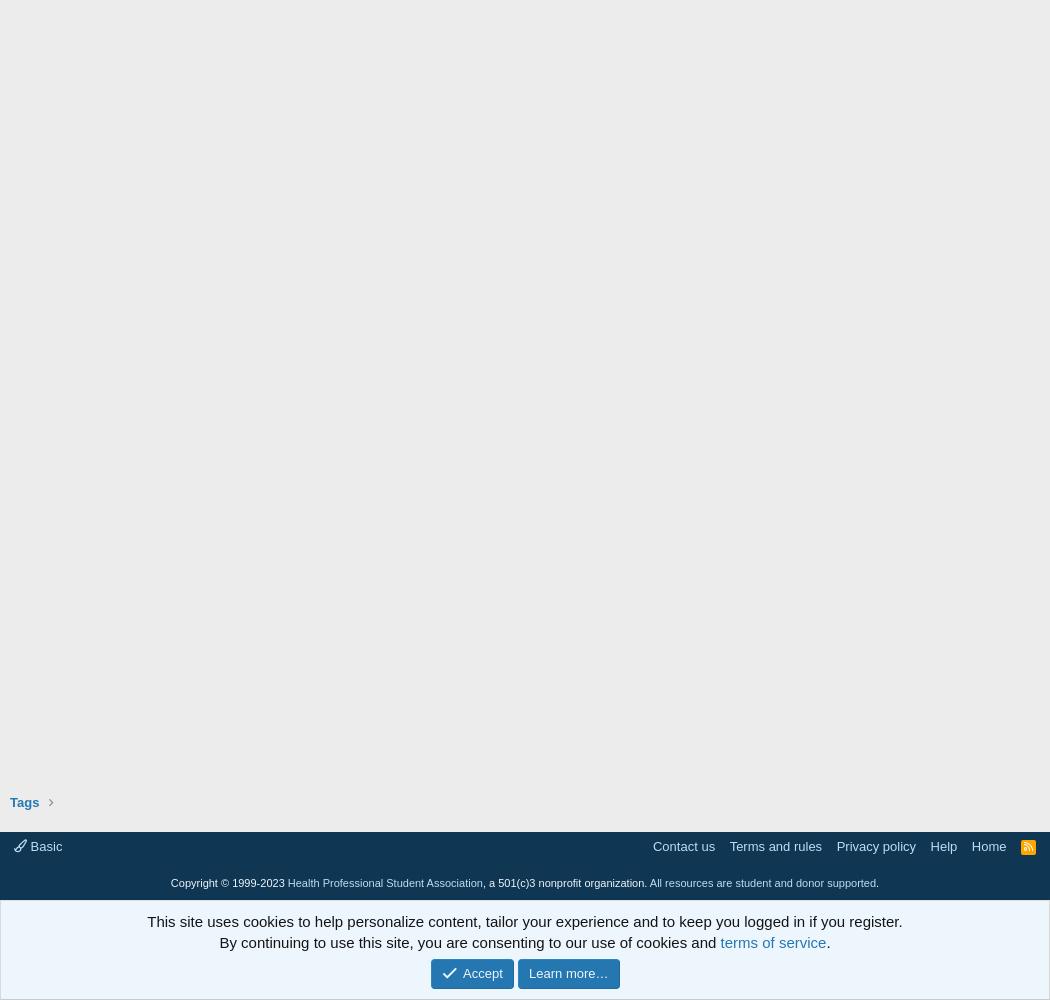 The width and height of the screenshot is (1050, 1000). Describe the element at coordinates (567, 971) in the screenshot. I see `'Learn more…'` at that location.